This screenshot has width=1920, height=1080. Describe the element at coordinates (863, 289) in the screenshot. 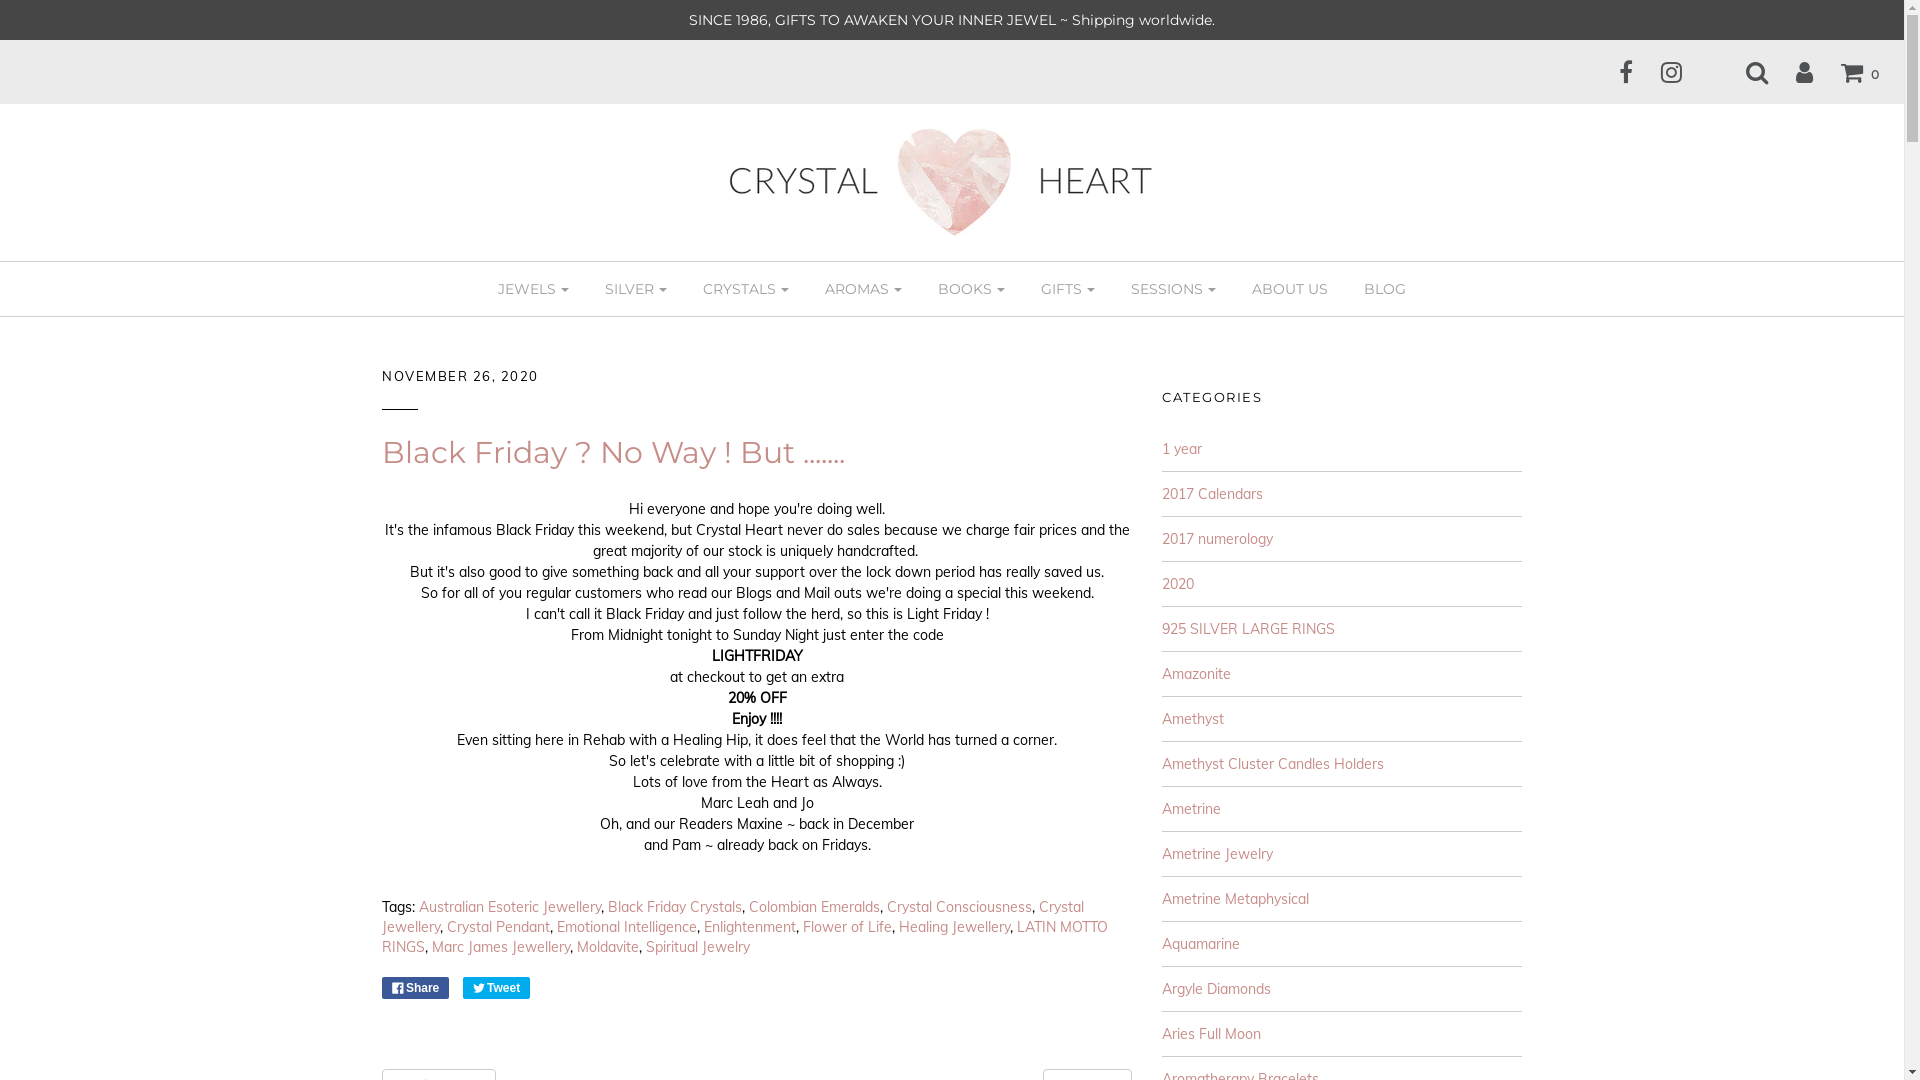

I see `'AROMAS'` at that location.